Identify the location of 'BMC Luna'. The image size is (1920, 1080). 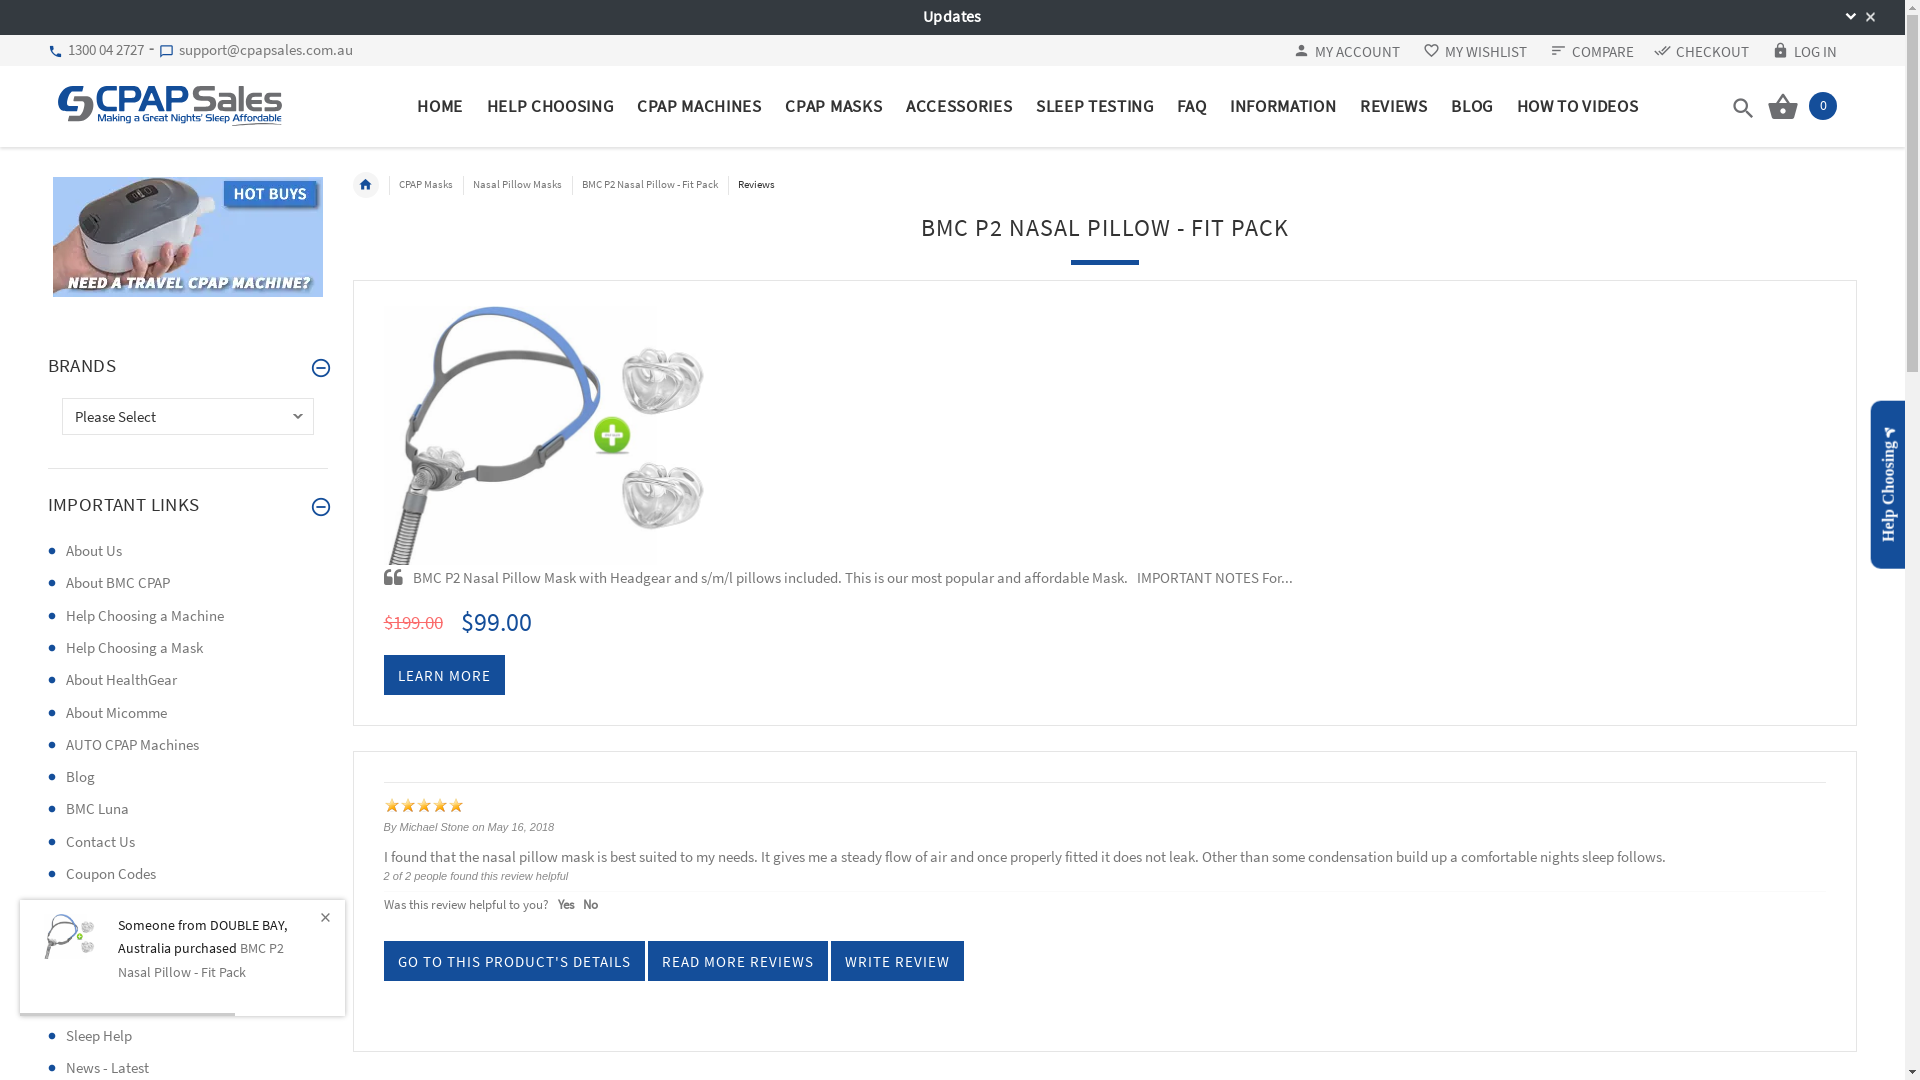
(96, 807).